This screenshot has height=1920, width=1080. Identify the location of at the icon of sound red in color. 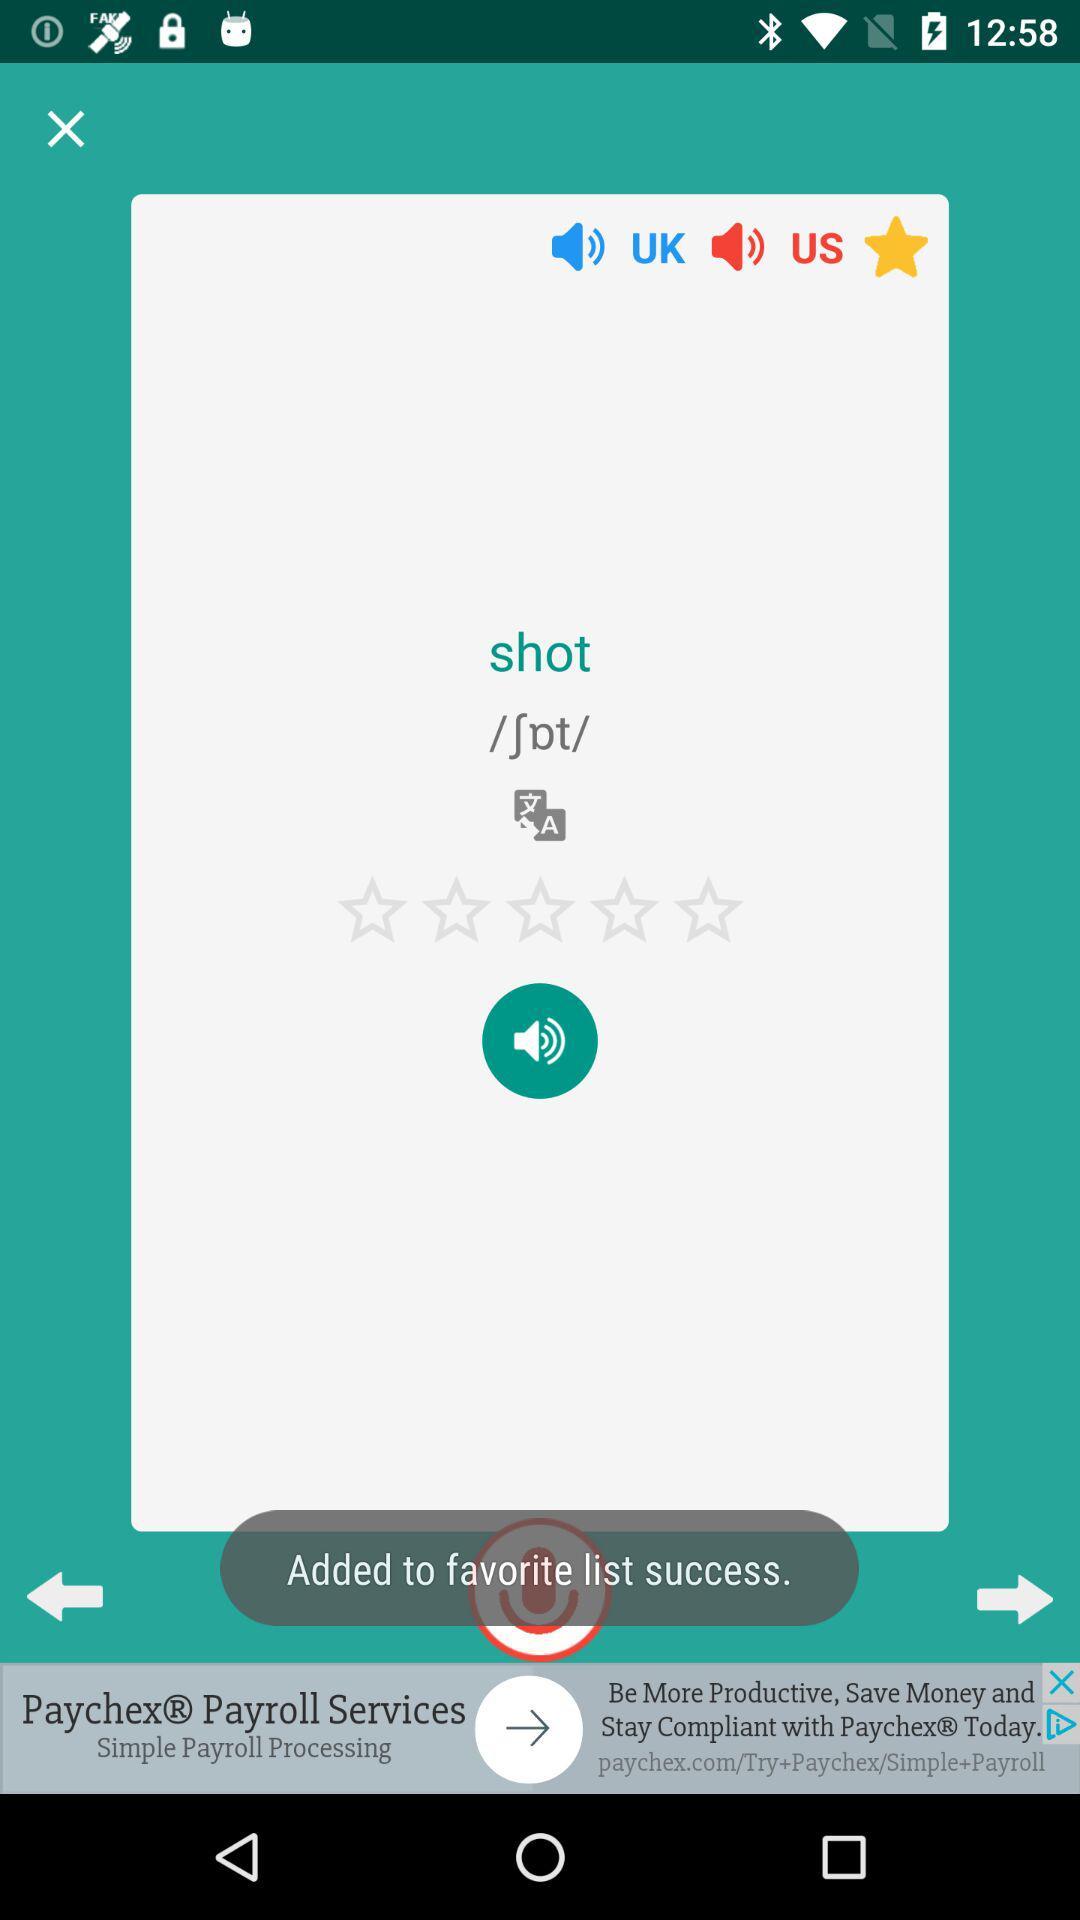
(738, 245).